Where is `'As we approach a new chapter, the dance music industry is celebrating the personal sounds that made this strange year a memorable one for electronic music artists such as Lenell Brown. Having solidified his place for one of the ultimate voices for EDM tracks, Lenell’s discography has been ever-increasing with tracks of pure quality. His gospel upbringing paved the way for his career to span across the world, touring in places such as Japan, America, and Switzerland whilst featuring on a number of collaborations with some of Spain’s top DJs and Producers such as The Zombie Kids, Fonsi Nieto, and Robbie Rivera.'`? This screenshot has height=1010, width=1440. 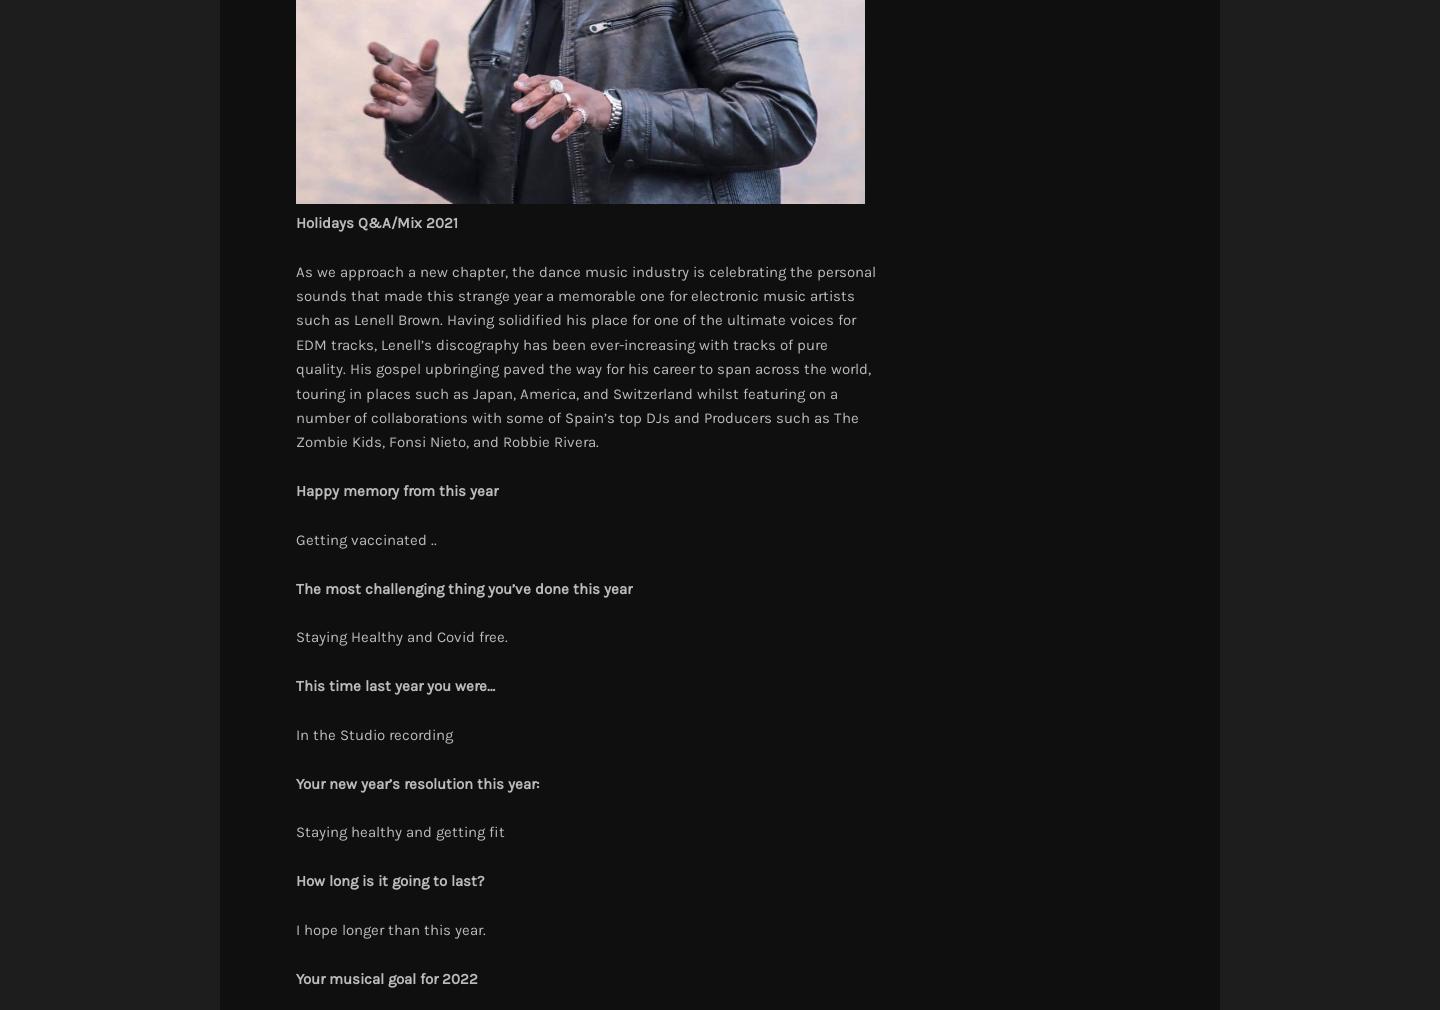 'As we approach a new chapter, the dance music industry is celebrating the personal sounds that made this strange year a memorable one for electronic music artists such as Lenell Brown. Having solidified his place for one of the ultimate voices for EDM tracks, Lenell’s discography has been ever-increasing with tracks of pure quality. His gospel upbringing paved the way for his career to span across the world, touring in places such as Japan, America, and Switzerland whilst featuring on a number of collaborations with some of Spain’s top DJs and Producers such as The Zombie Kids, Fonsi Nieto, and Robbie Rivera.' is located at coordinates (295, 356).